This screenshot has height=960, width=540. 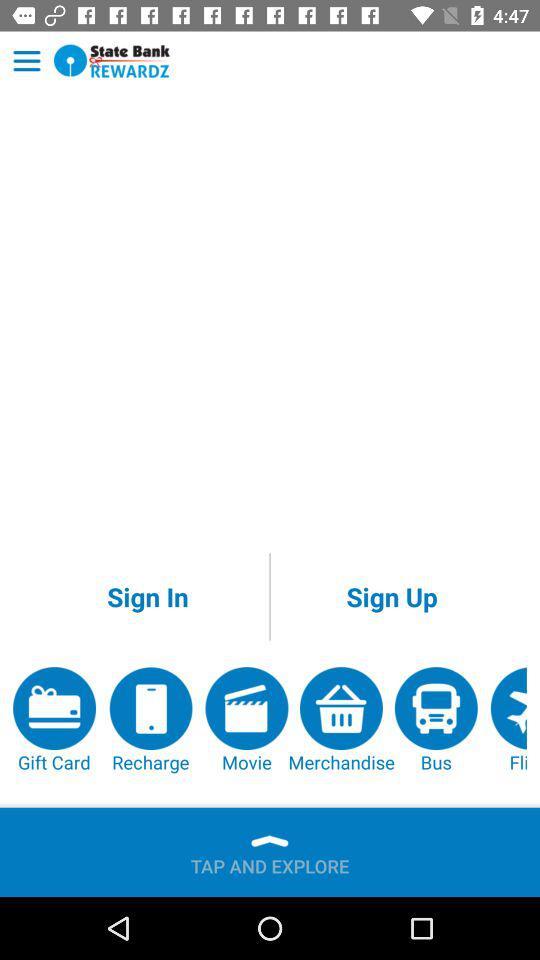 What do you see at coordinates (270, 861) in the screenshot?
I see `the tap and explore item` at bounding box center [270, 861].